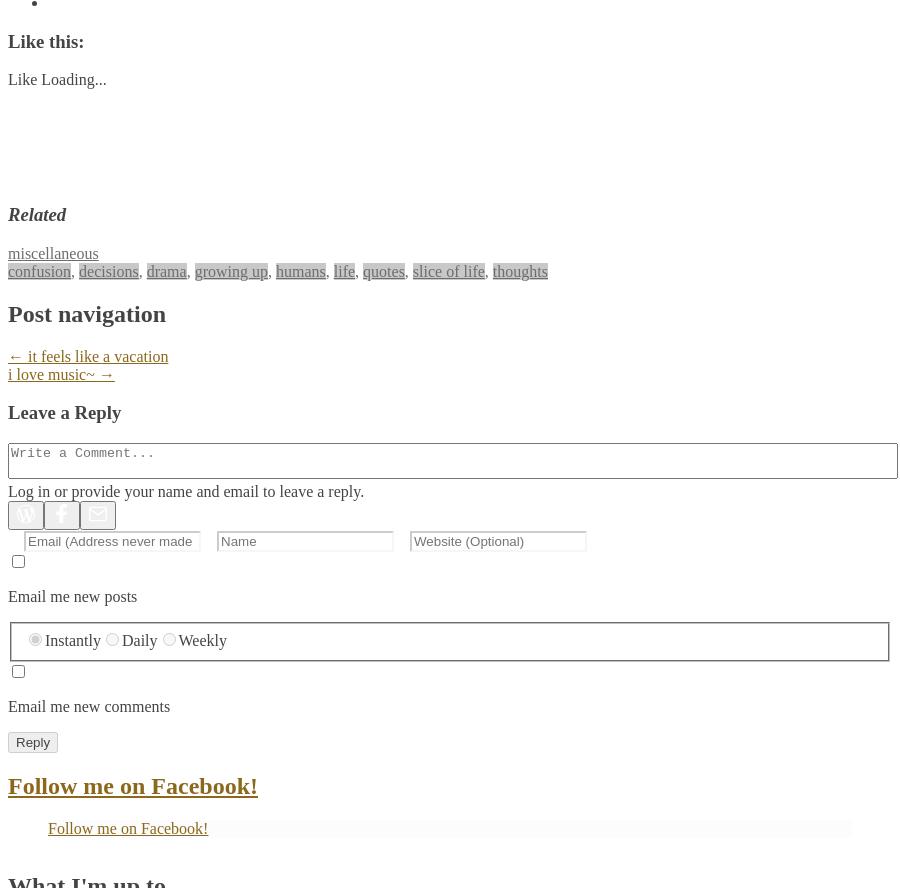 Image resolution: width=900 pixels, height=888 pixels. Describe the element at coordinates (32, 740) in the screenshot. I see `'Reply'` at that location.